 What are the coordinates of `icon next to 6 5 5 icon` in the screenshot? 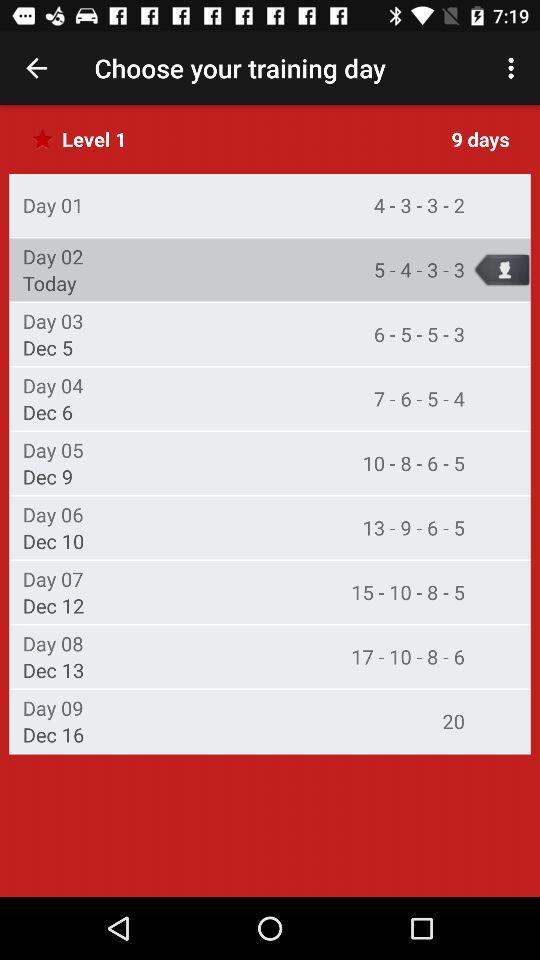 It's located at (53, 321).